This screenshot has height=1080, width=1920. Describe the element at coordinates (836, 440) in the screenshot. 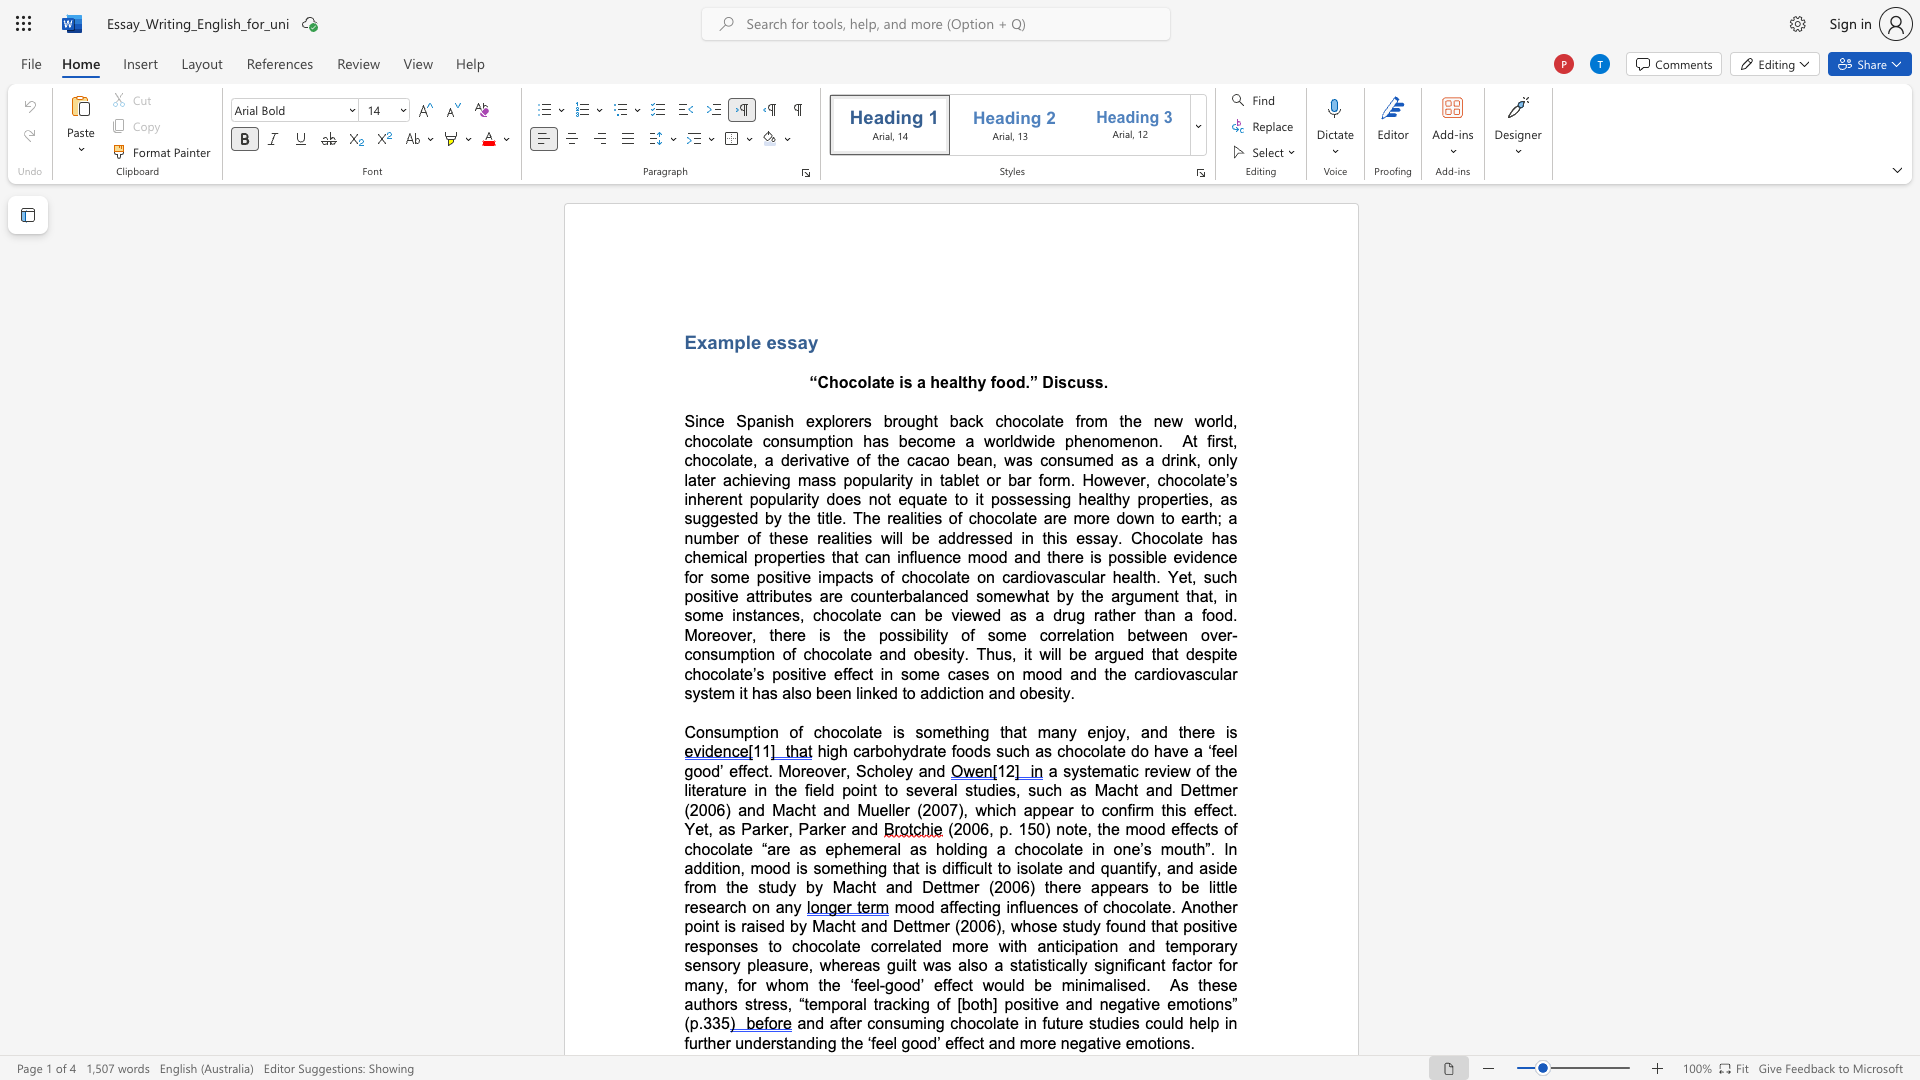

I see `the space between the continuous character "i" and "o" in the text` at that location.